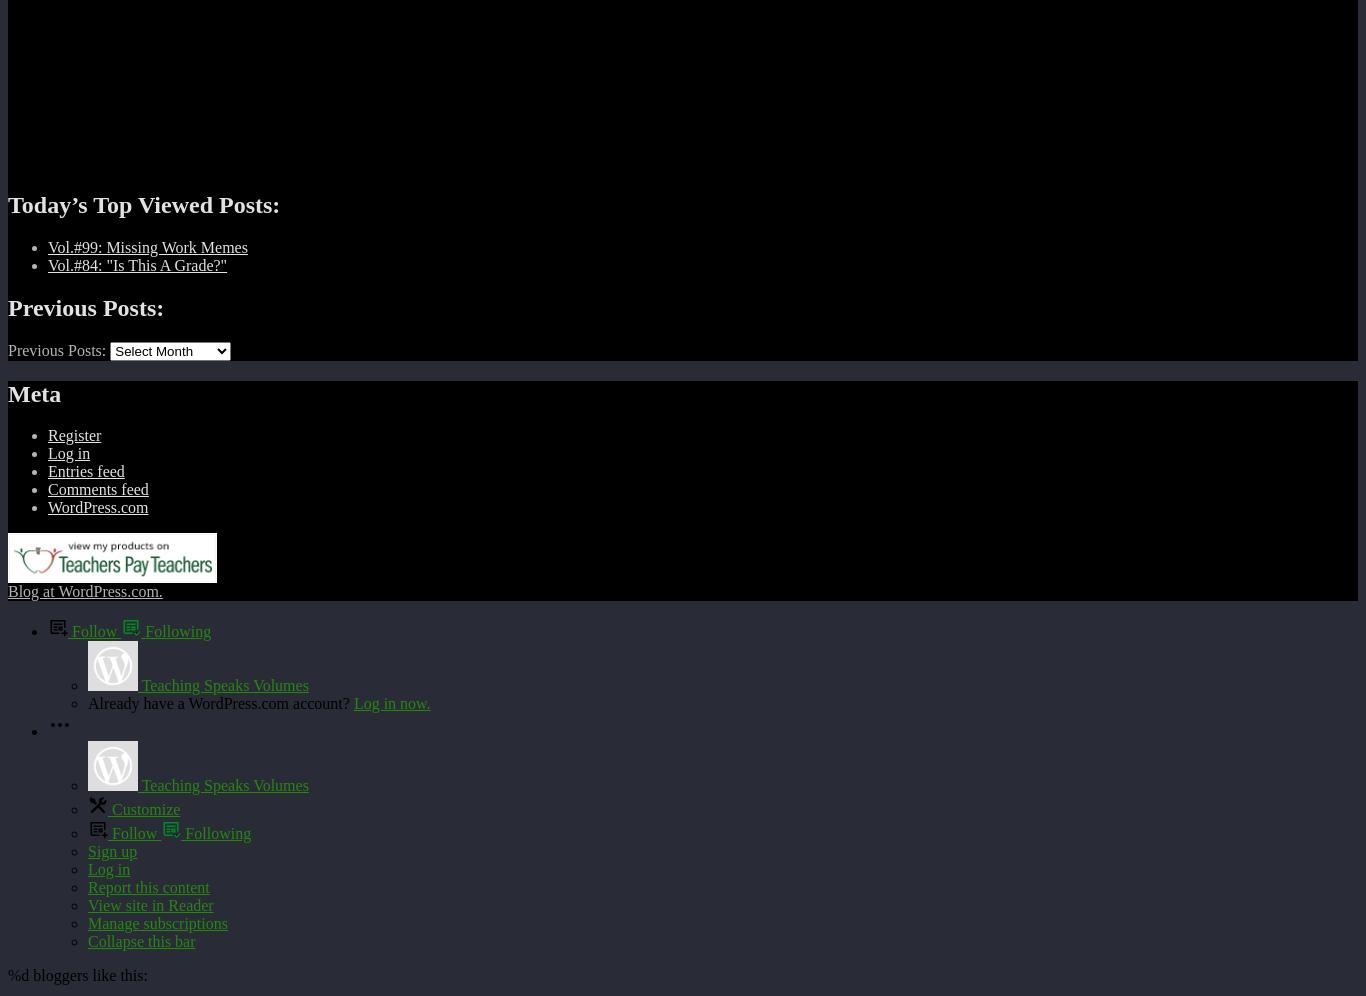 This screenshot has height=996, width=1366. I want to click on 'bloggers like this:', so click(87, 974).